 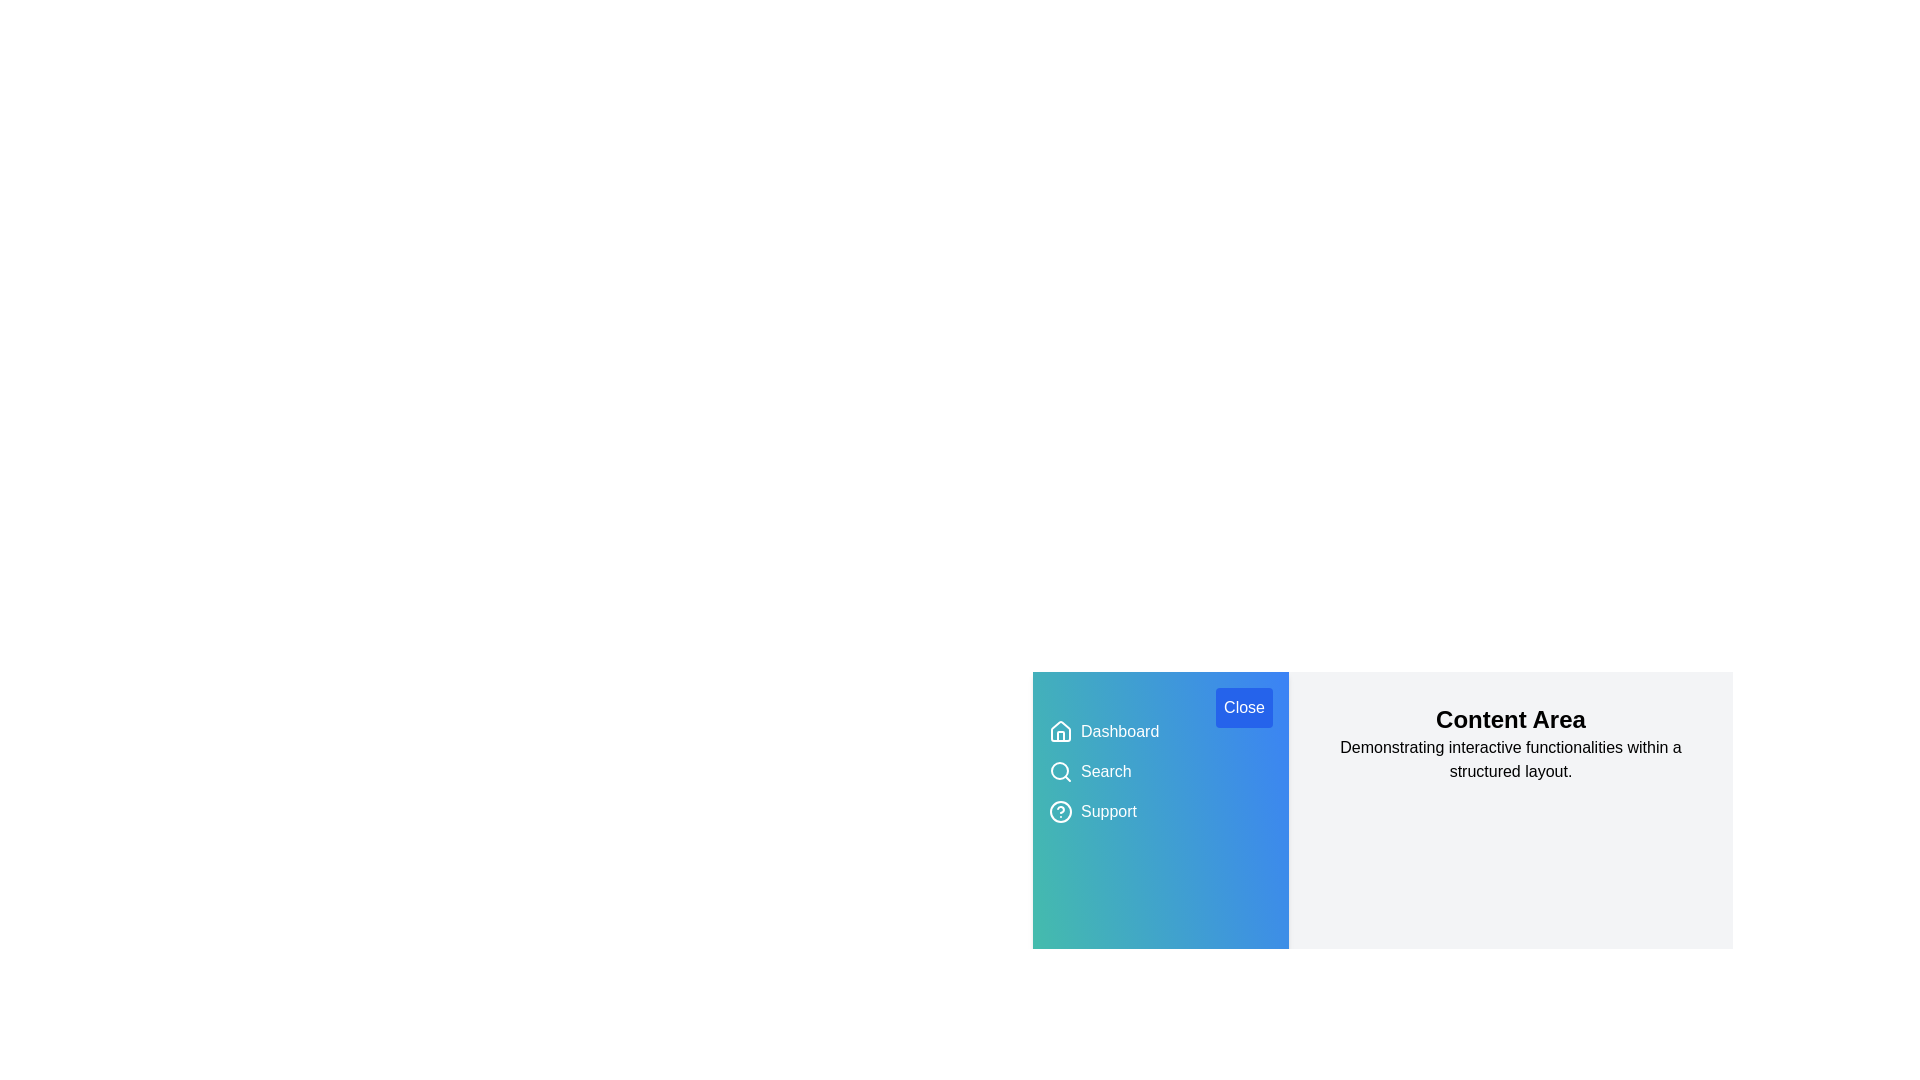 I want to click on the 'Content Area' to read the text, so click(x=1511, y=720).